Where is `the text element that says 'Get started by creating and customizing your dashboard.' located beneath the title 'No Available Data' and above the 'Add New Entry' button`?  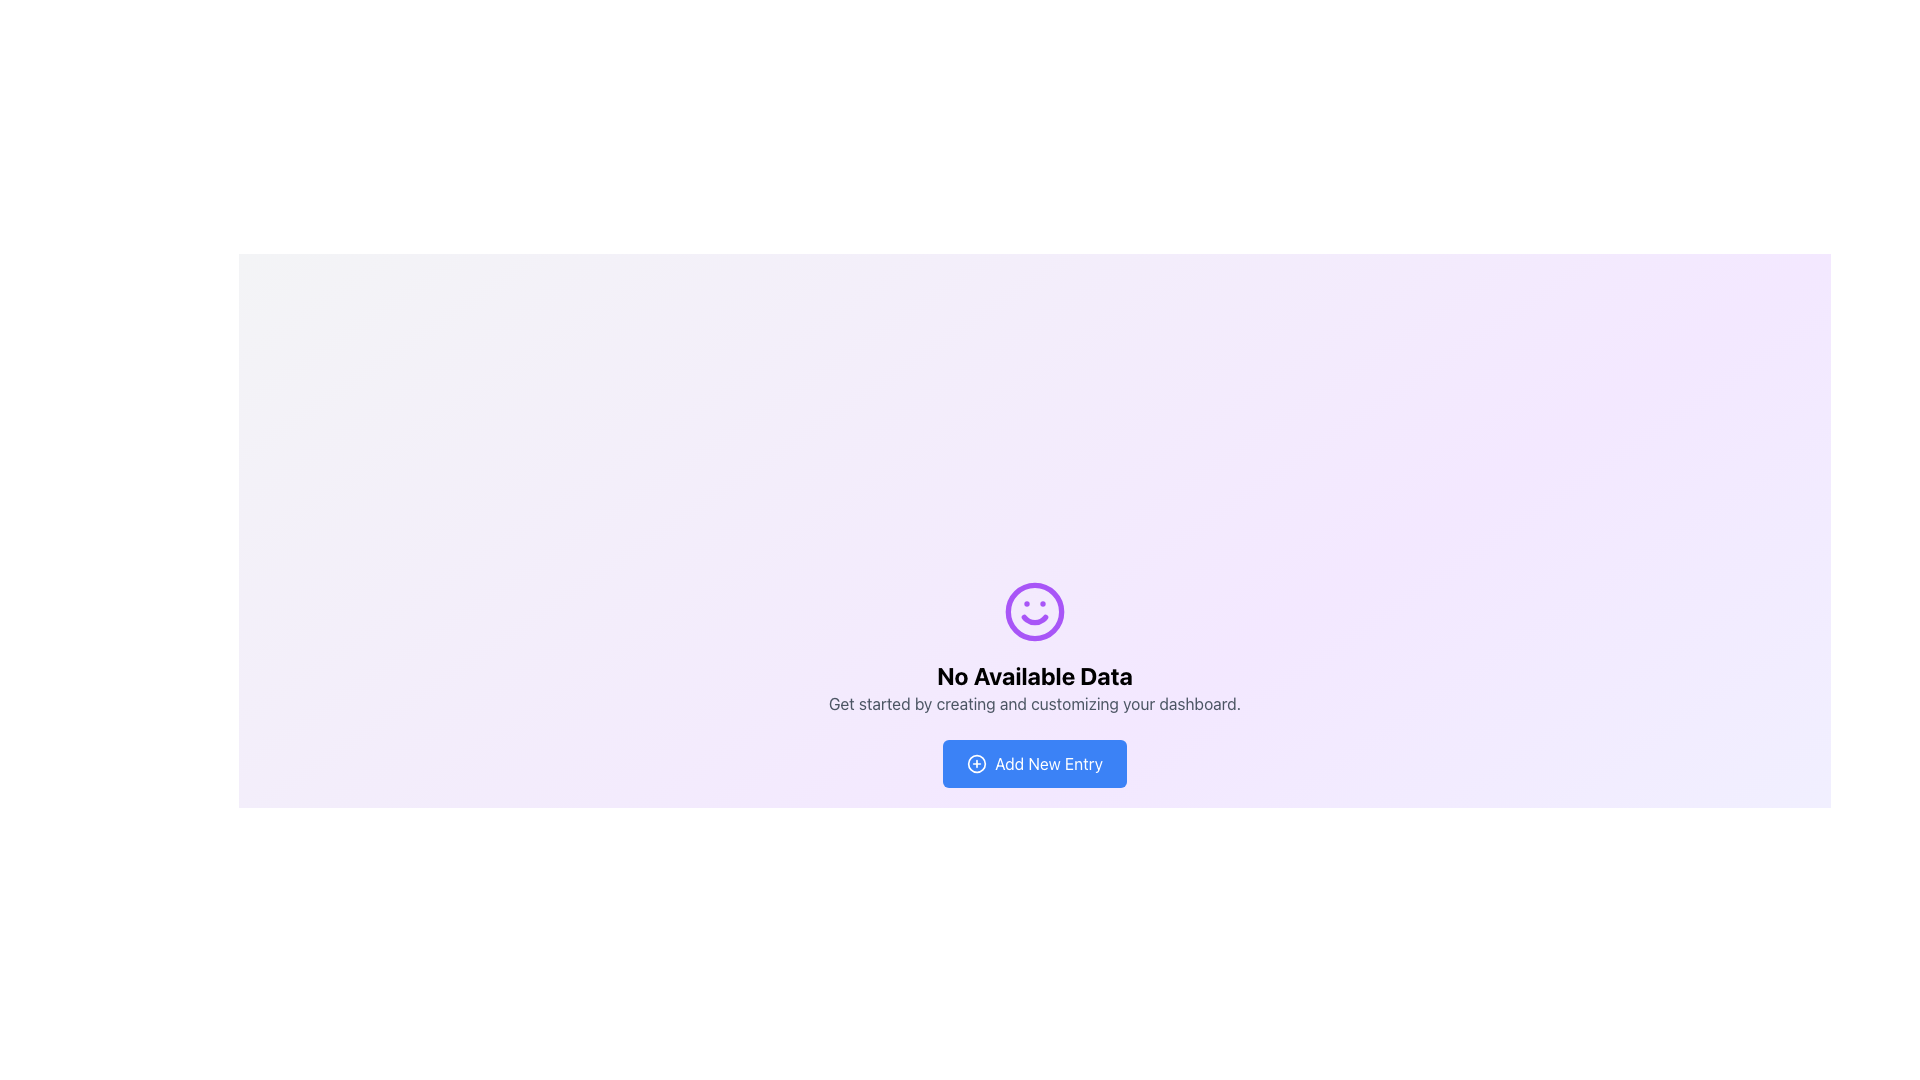 the text element that says 'Get started by creating and customizing your dashboard.' located beneath the title 'No Available Data' and above the 'Add New Entry' button is located at coordinates (1035, 703).